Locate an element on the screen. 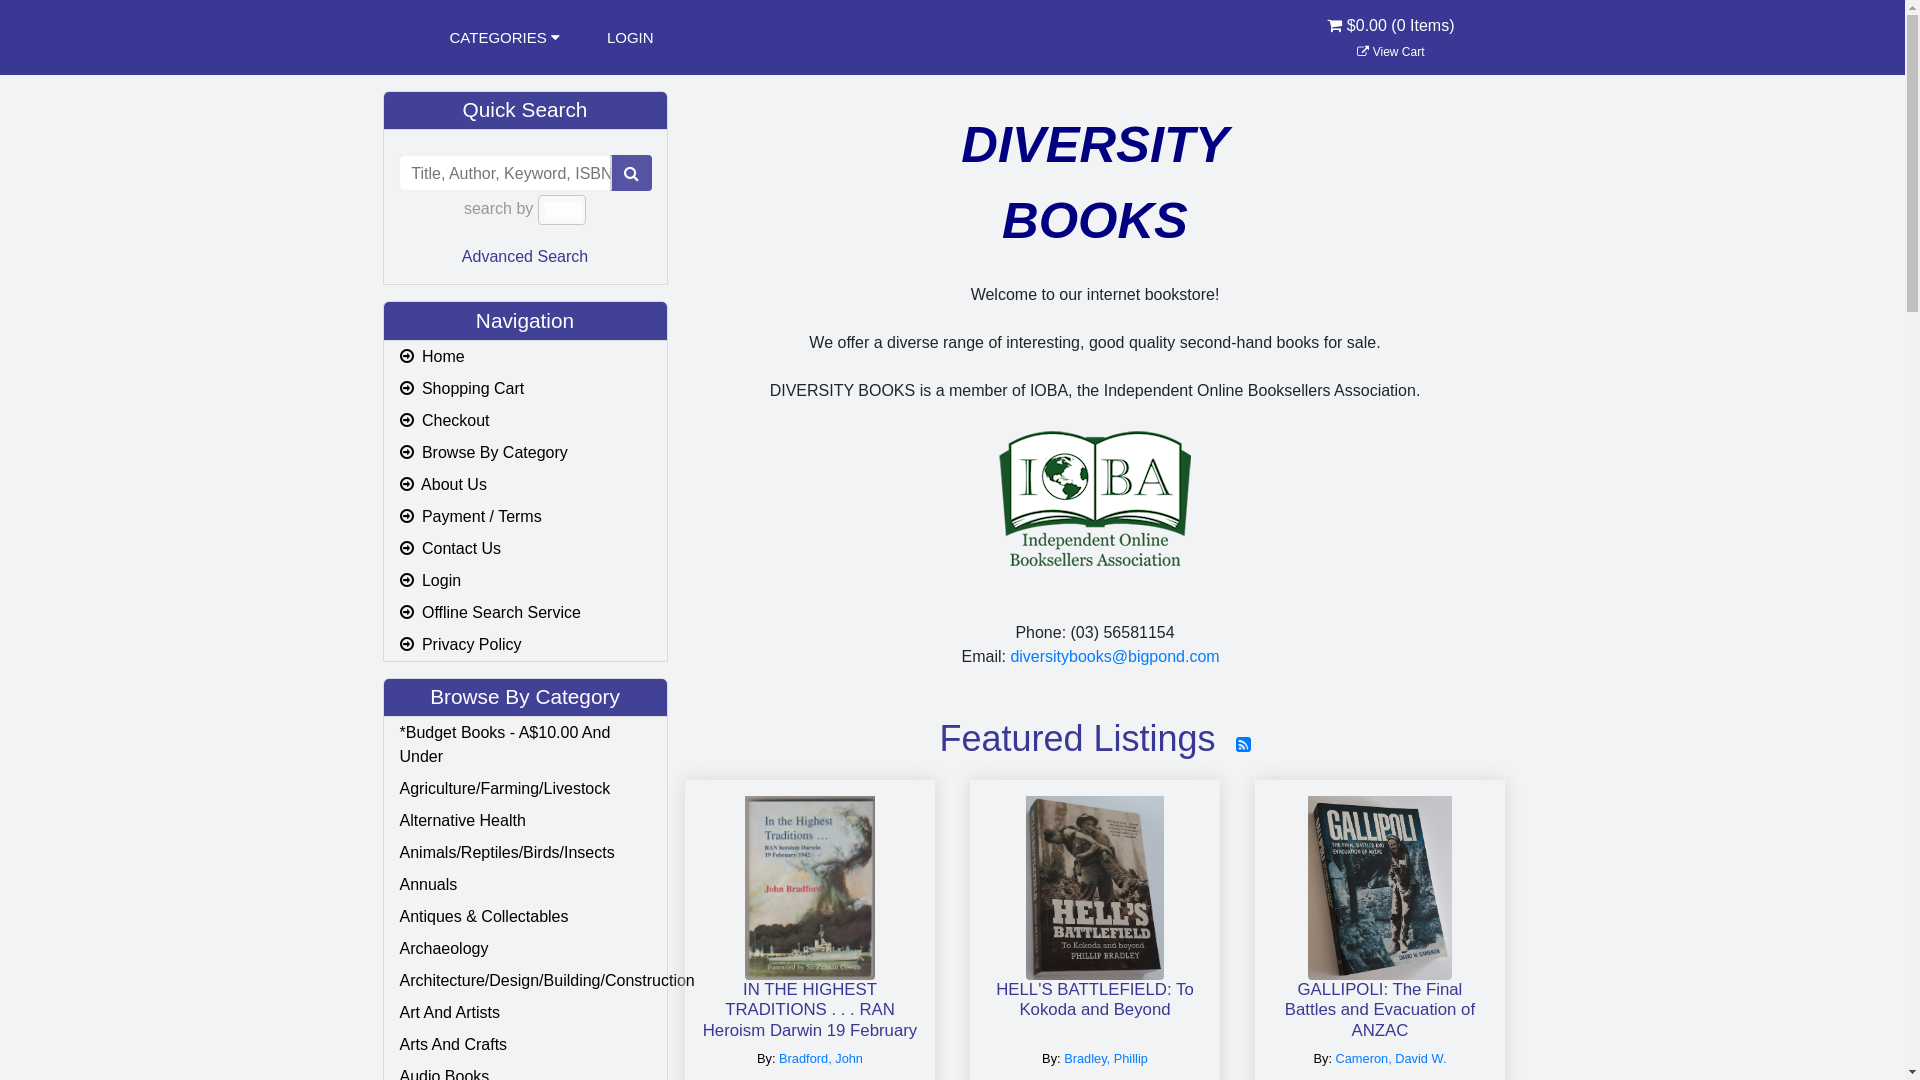 The width and height of the screenshot is (1920, 1080). '$0.00 (0 Items)' is located at coordinates (1389, 37).